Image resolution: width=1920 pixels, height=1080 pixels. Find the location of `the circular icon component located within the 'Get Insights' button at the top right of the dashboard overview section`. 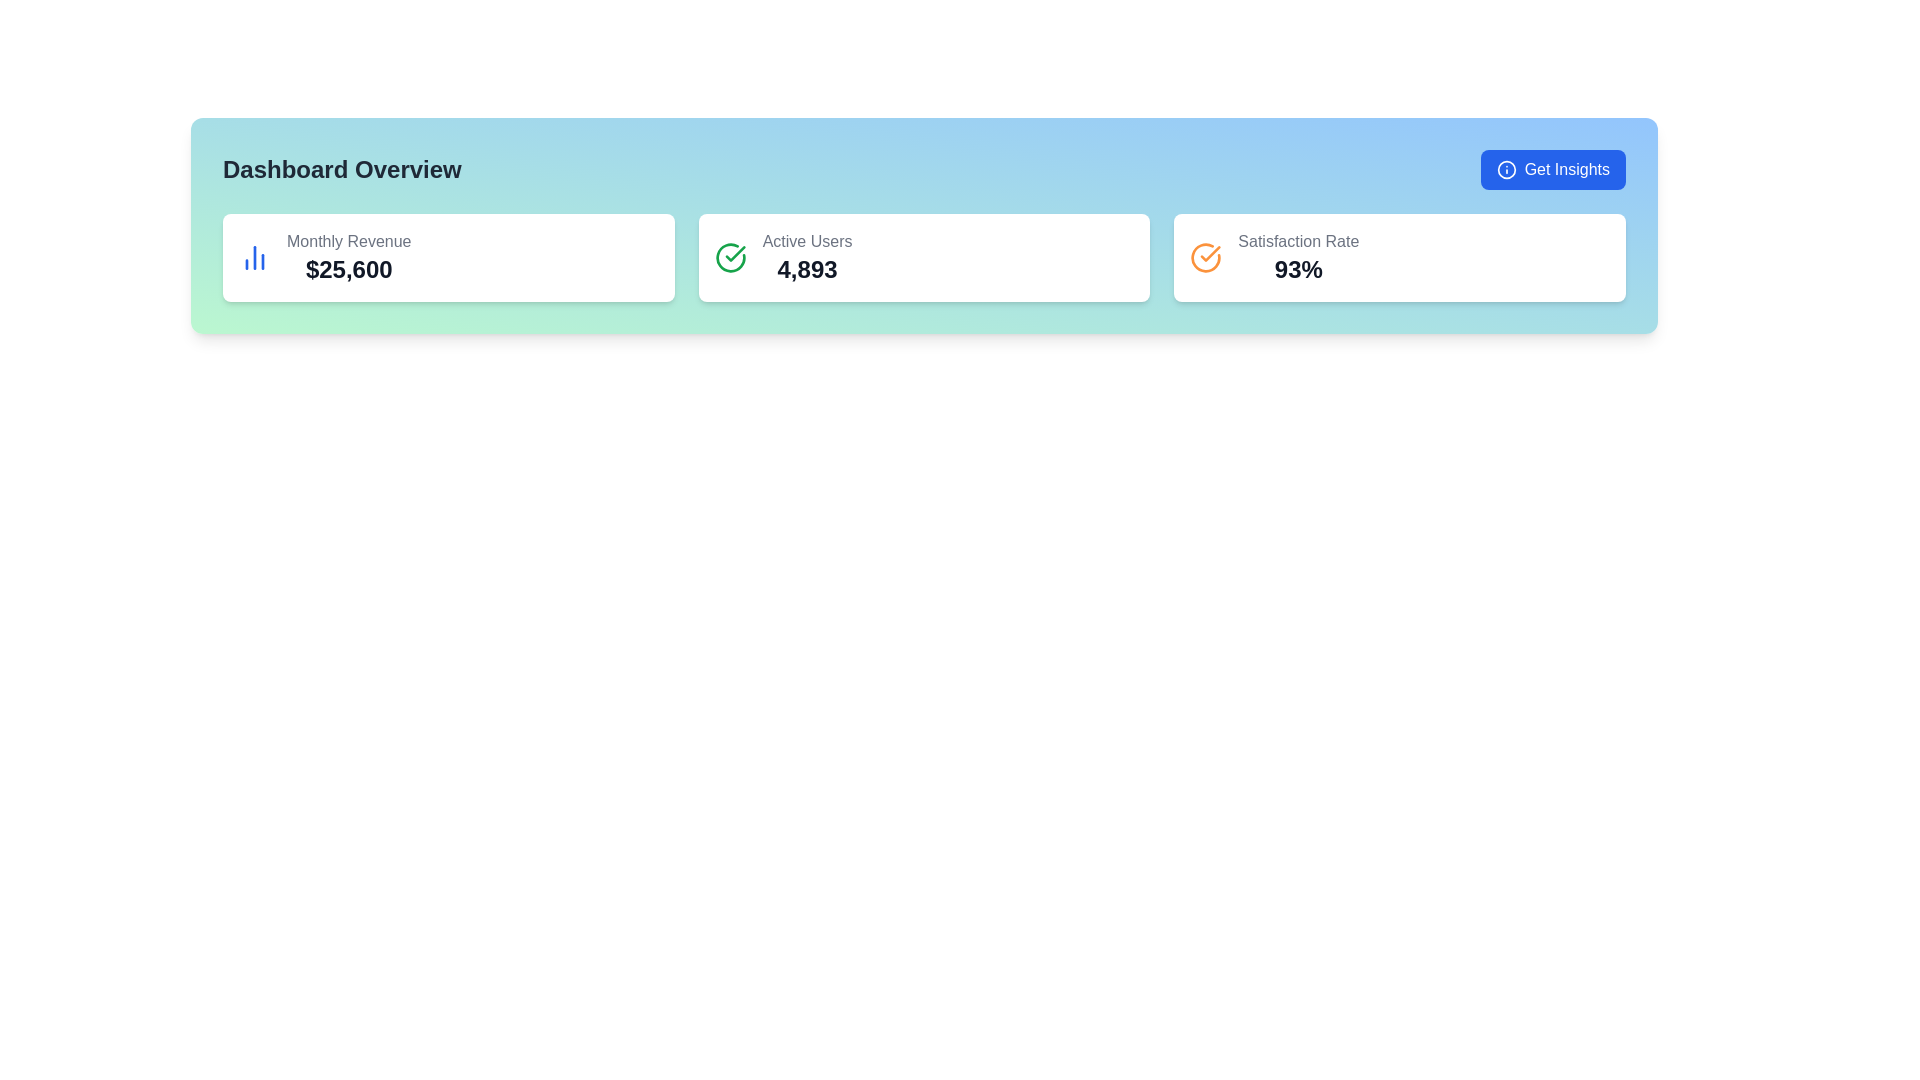

the circular icon component located within the 'Get Insights' button at the top right of the dashboard overview section is located at coordinates (1506, 168).